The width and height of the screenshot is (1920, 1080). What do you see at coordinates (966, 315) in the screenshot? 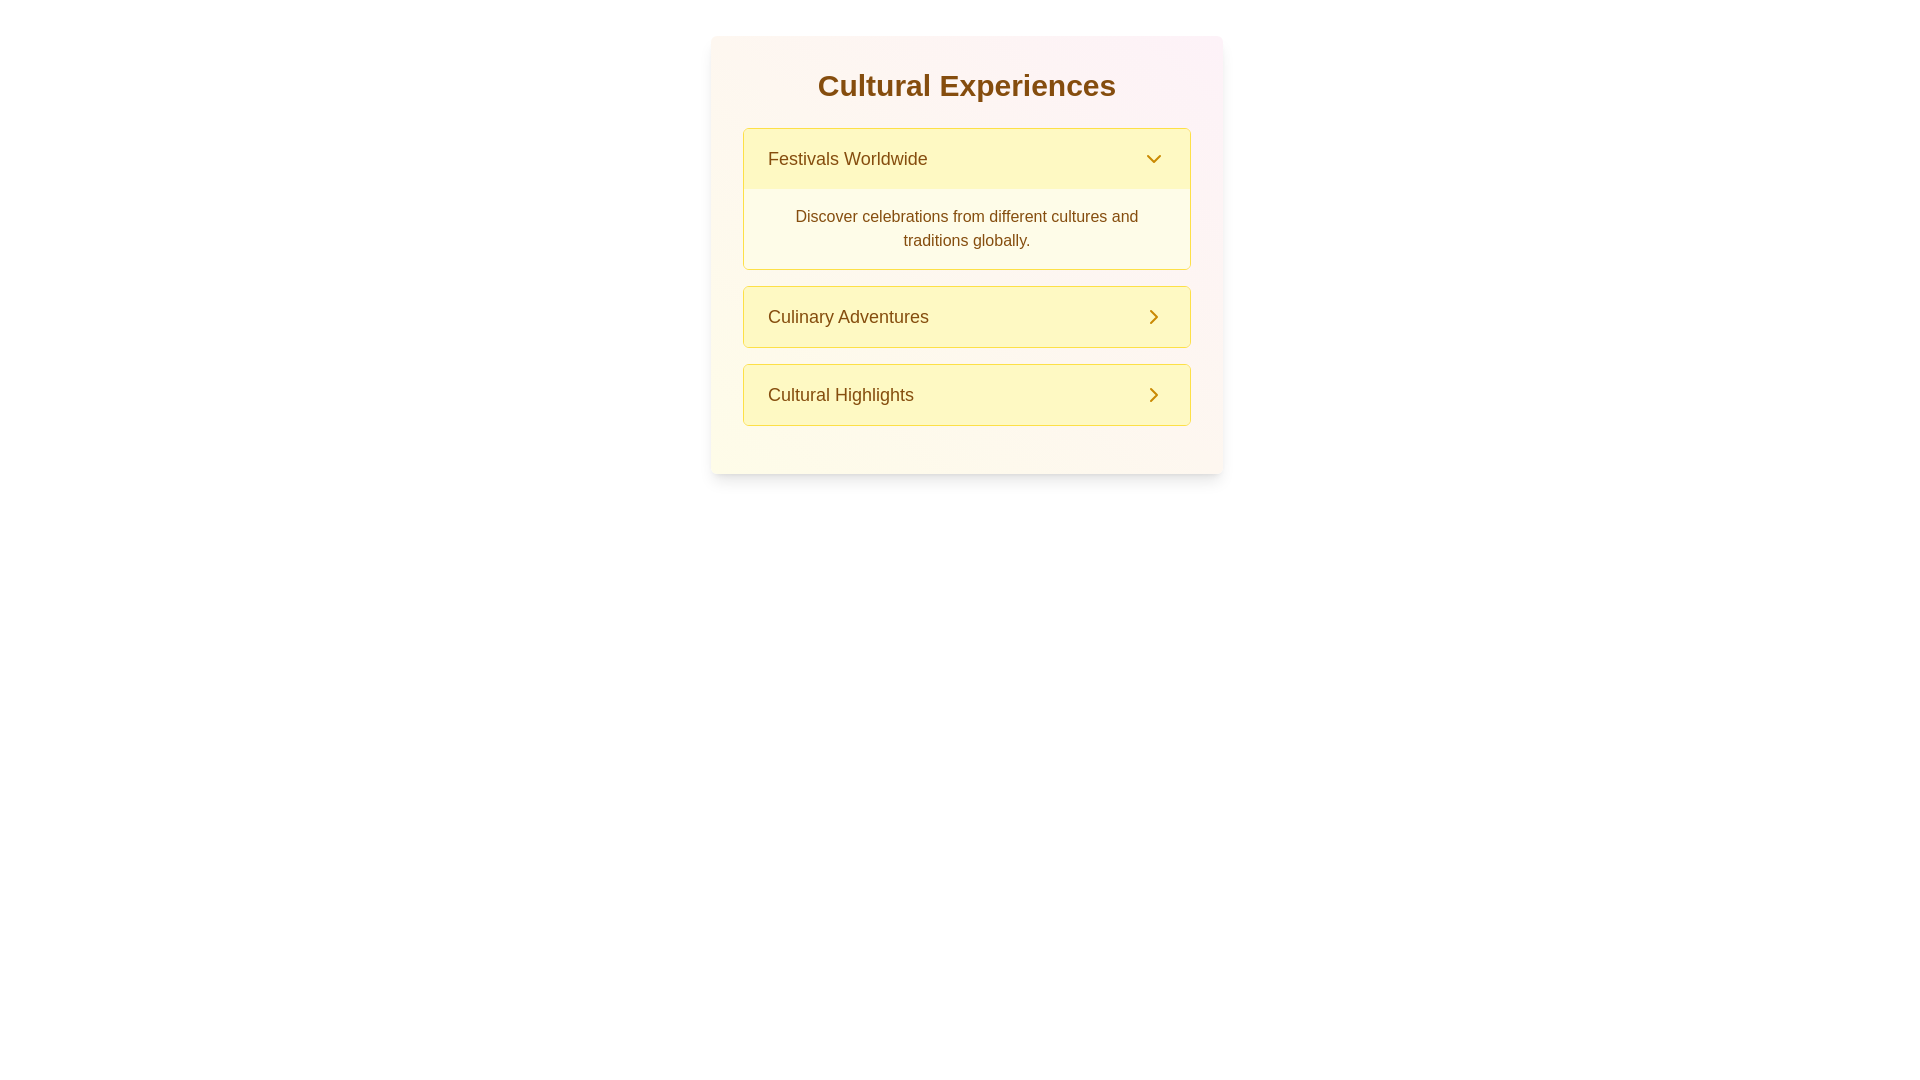
I see `the second selectable list item or card in the menu that represents 'Culinary Adventures'` at bounding box center [966, 315].